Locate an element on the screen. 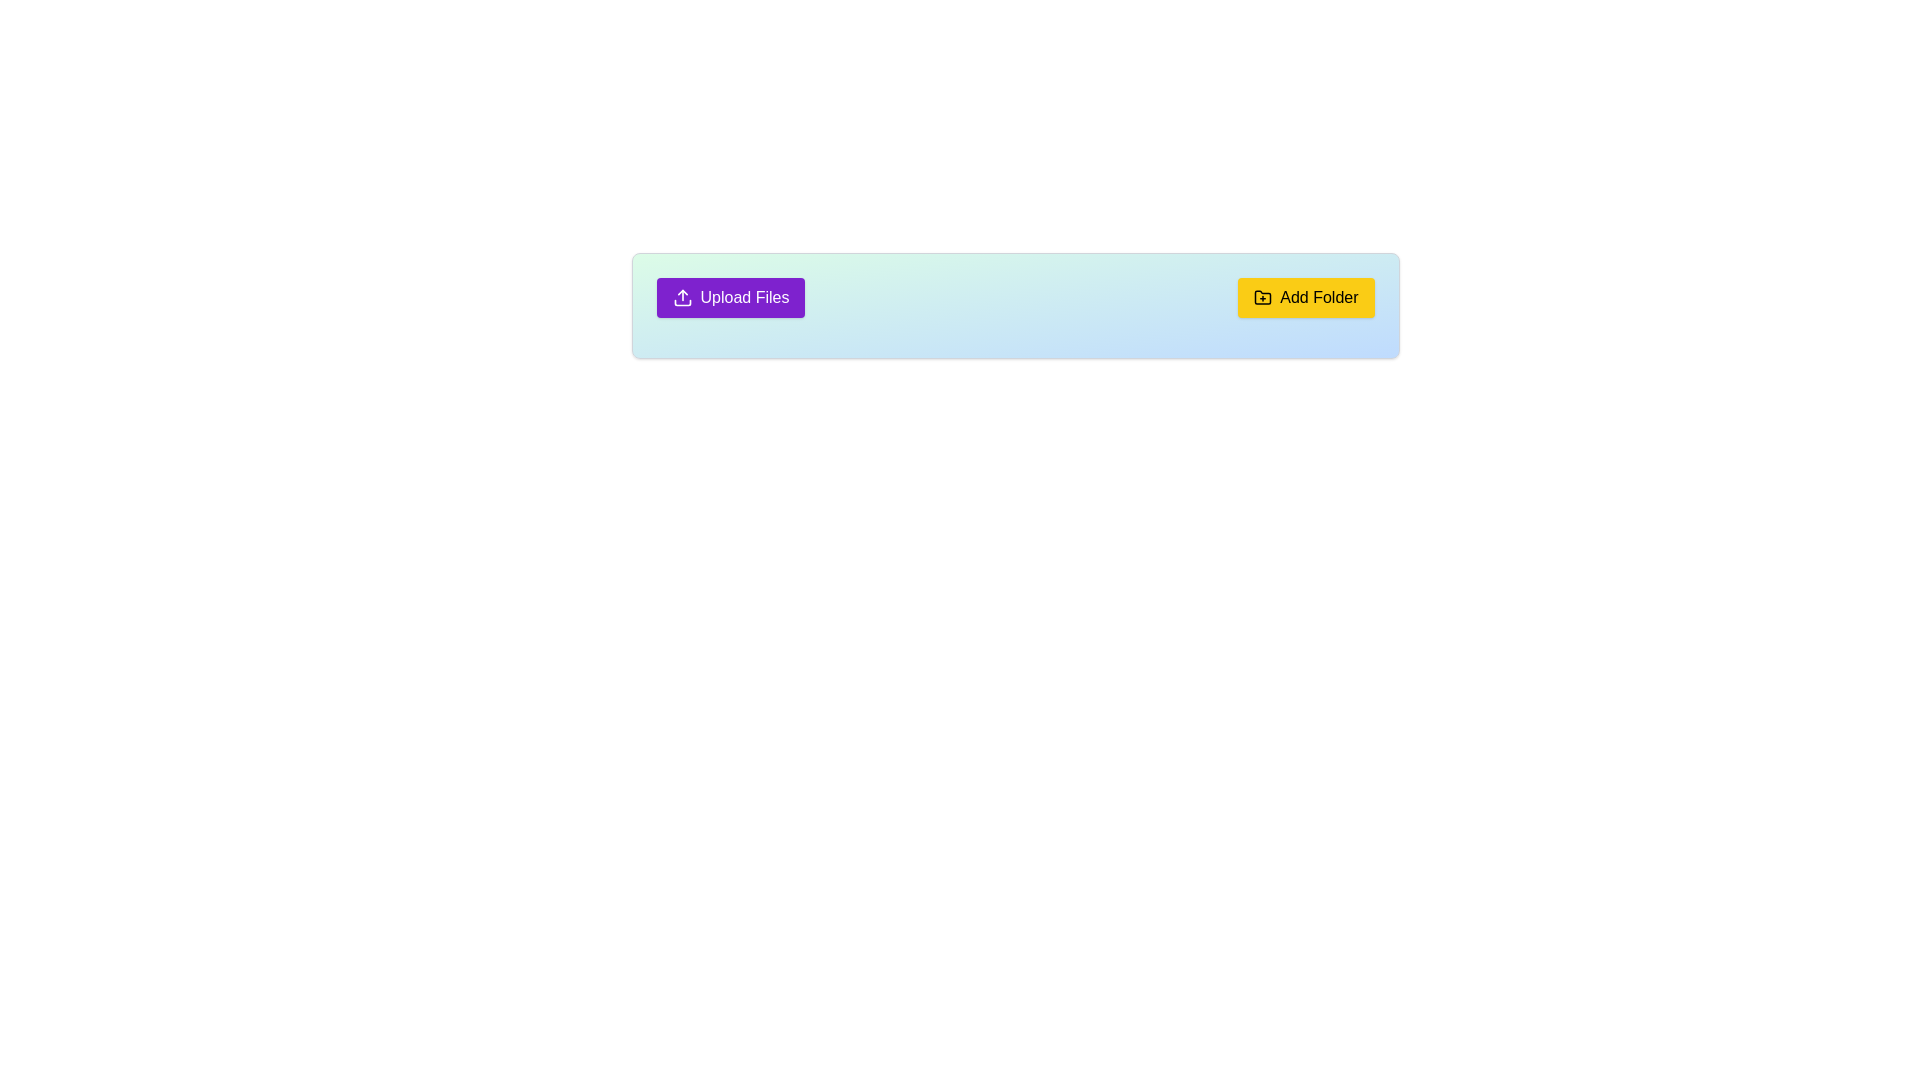 The image size is (1920, 1080). the visual appearance of the upload icon, which is an SVG icon with a thin outline of a horizontal square base and an upward-pointing arrow, located on the left side of the 'Upload Files' button with a purple background is located at coordinates (682, 297).